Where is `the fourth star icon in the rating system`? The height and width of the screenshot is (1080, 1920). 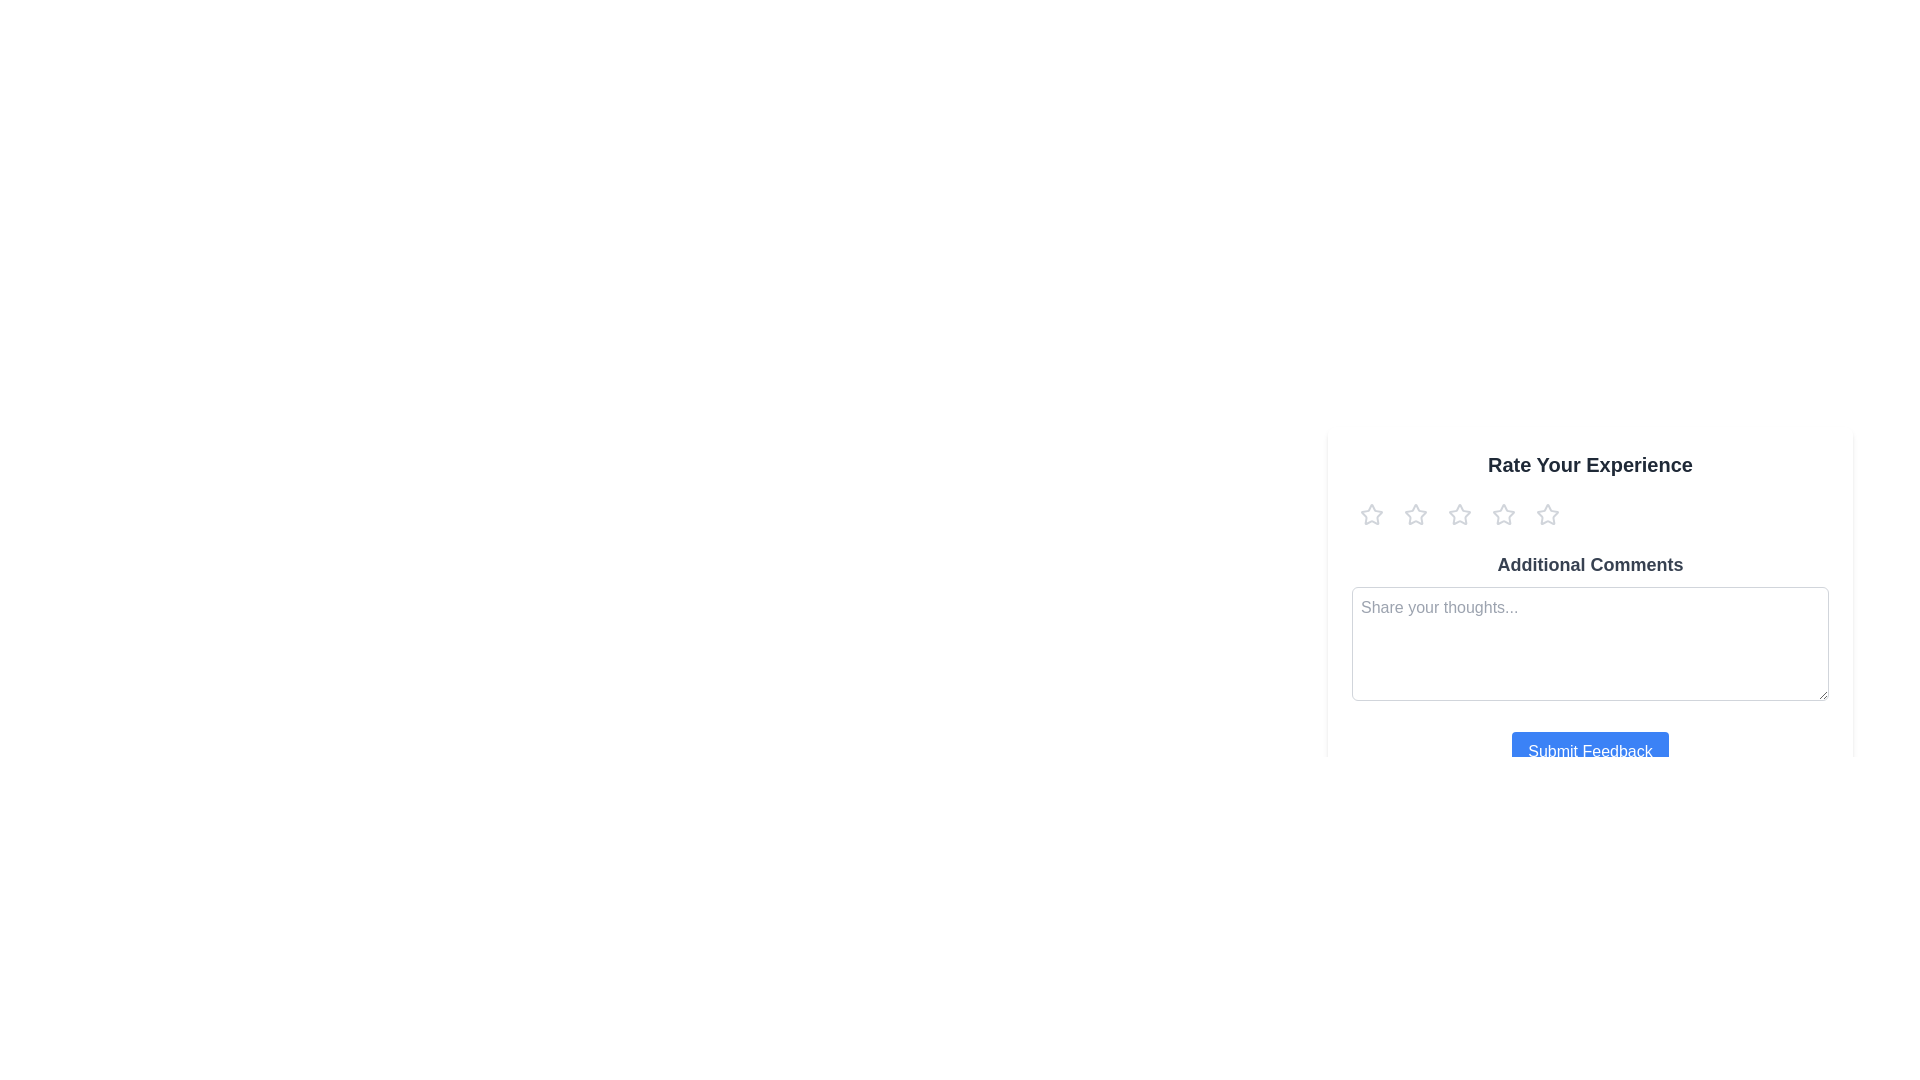
the fourth star icon in the rating system is located at coordinates (1547, 513).